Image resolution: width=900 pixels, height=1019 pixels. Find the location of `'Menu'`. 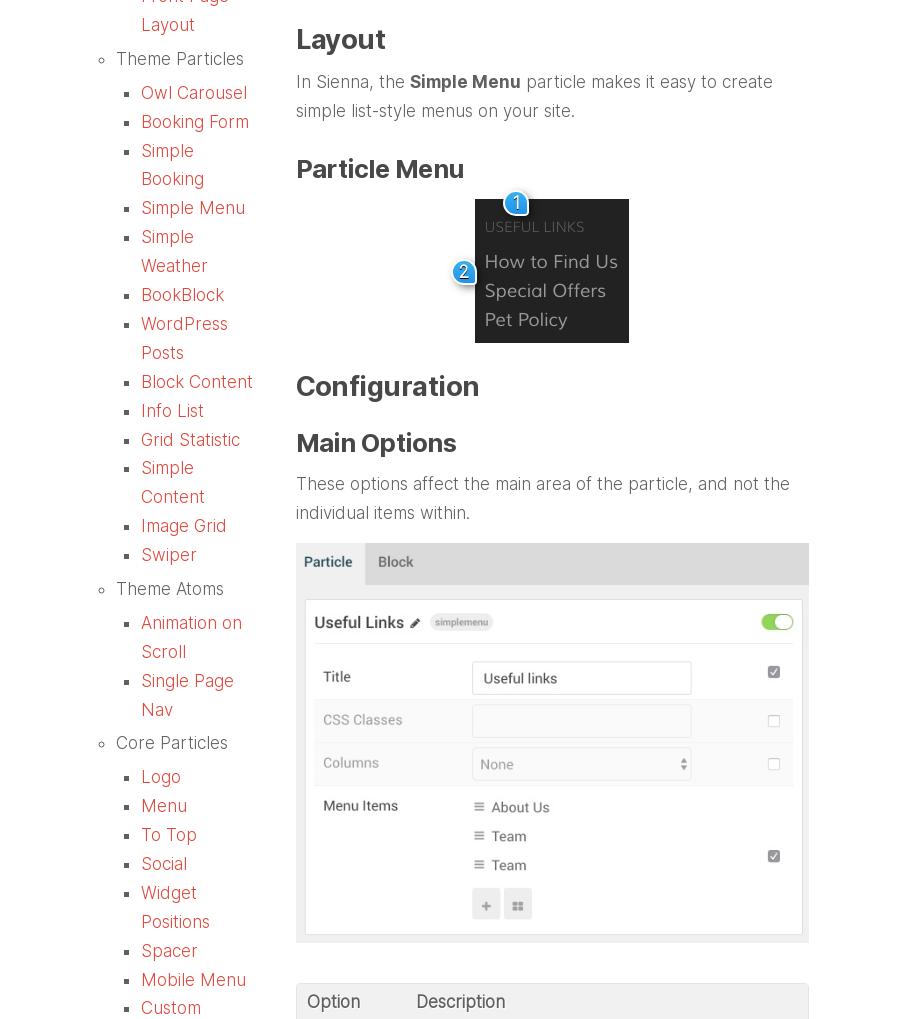

'Menu' is located at coordinates (141, 806).